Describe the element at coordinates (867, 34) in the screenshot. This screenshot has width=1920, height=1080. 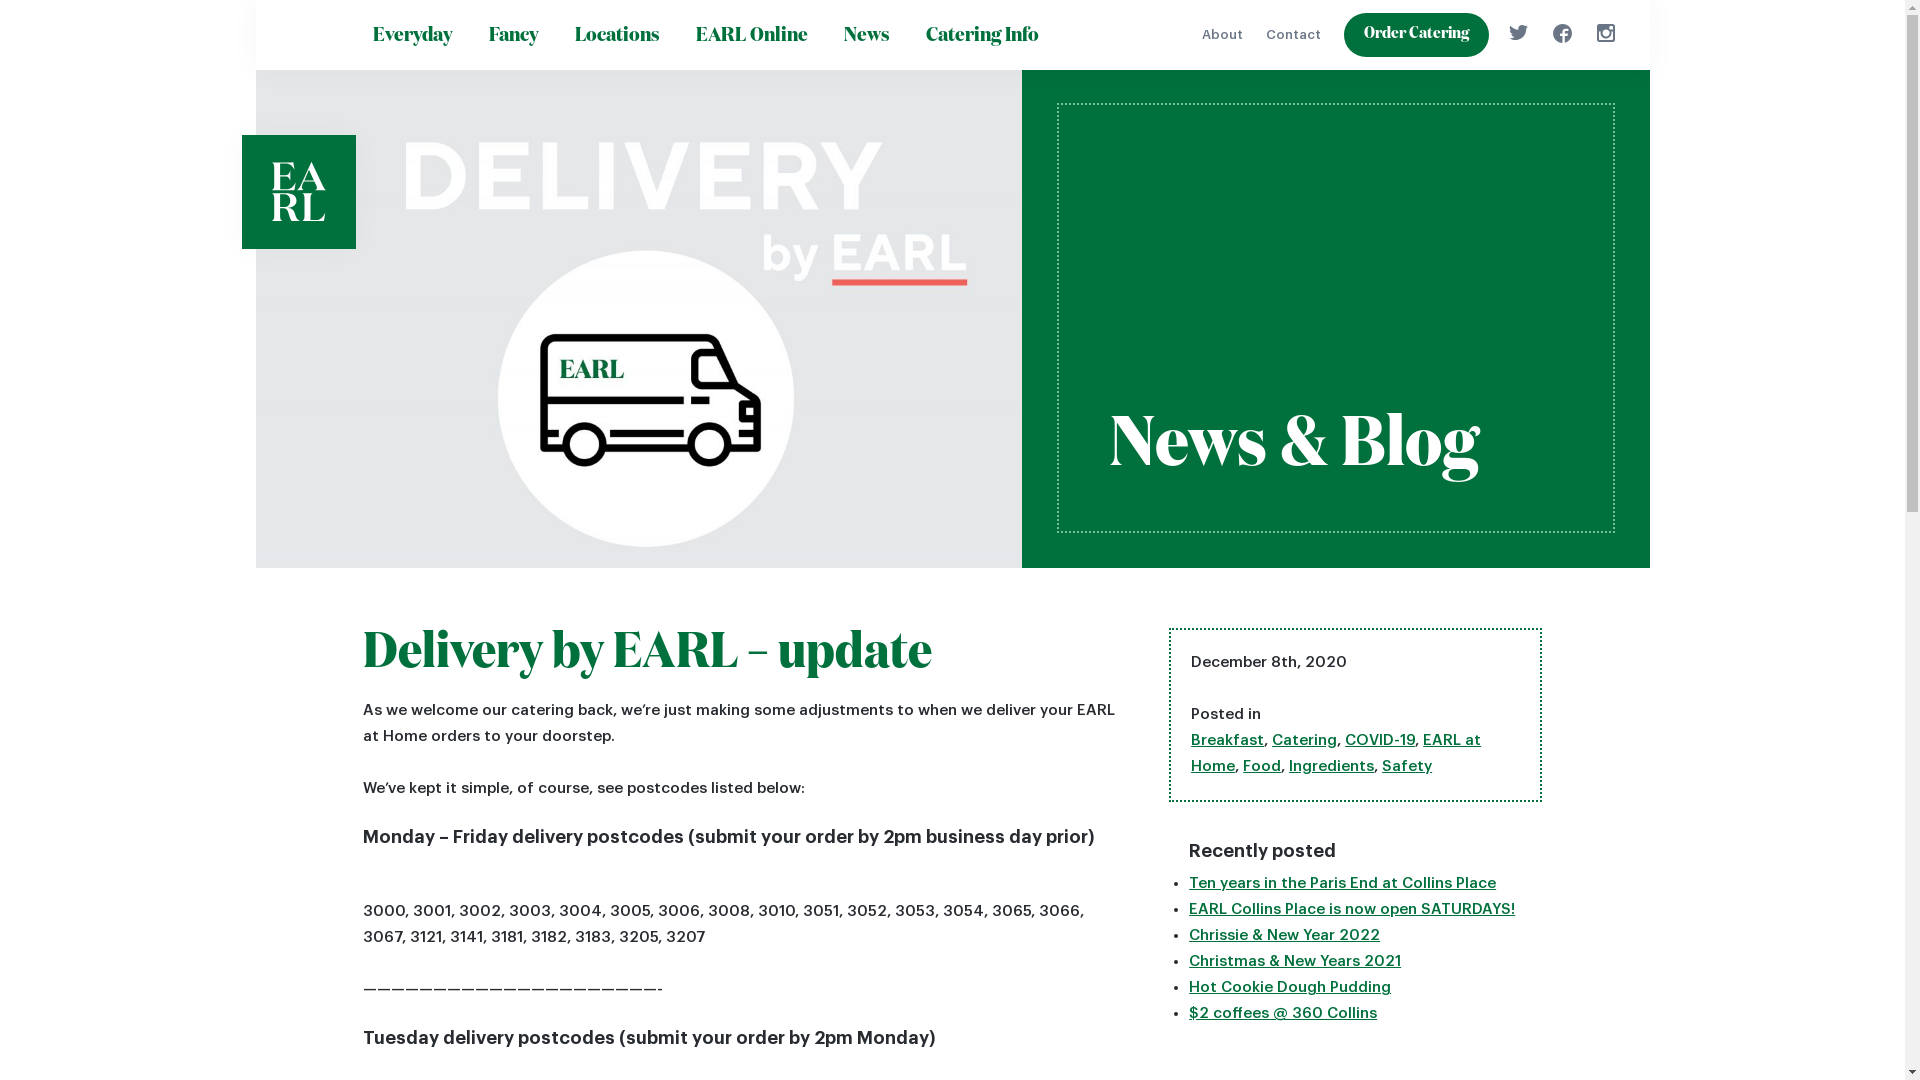
I see `'News'` at that location.